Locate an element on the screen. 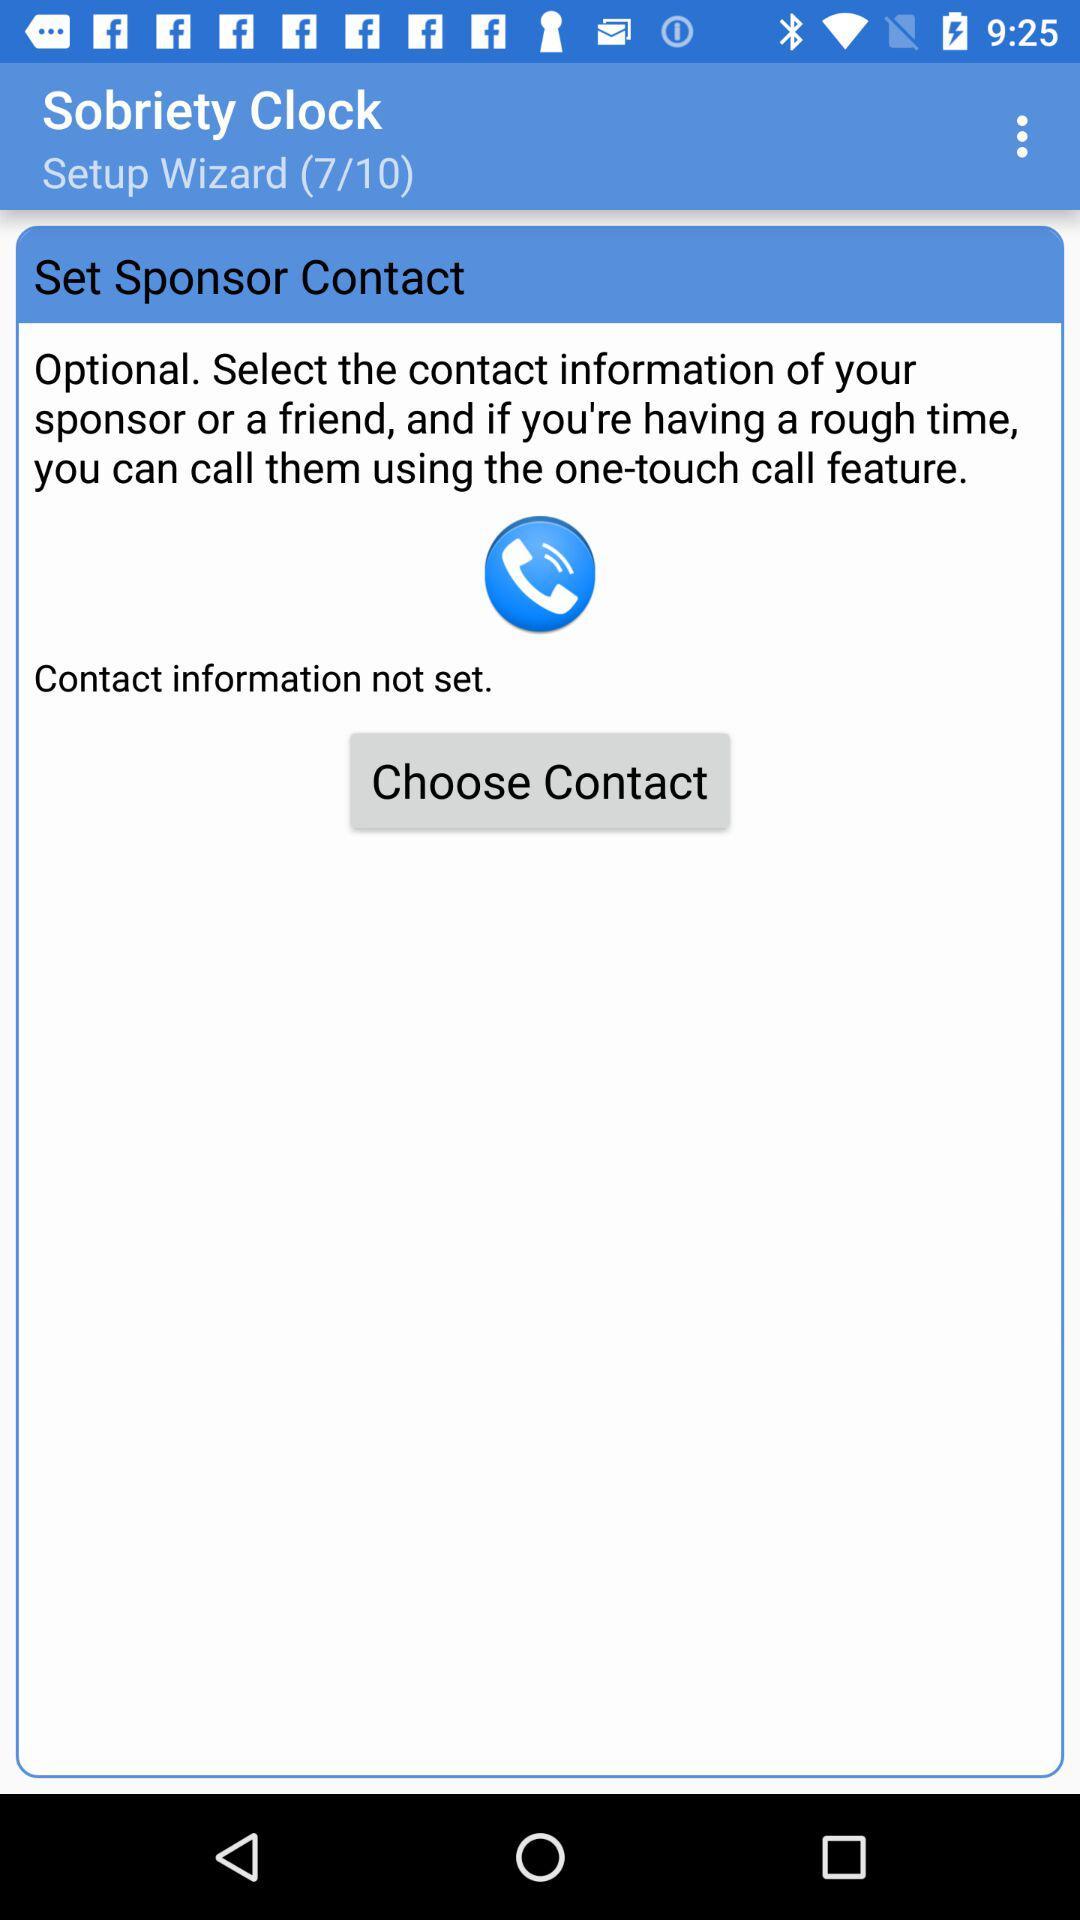 The image size is (1080, 1920). choose contact item is located at coordinates (540, 779).